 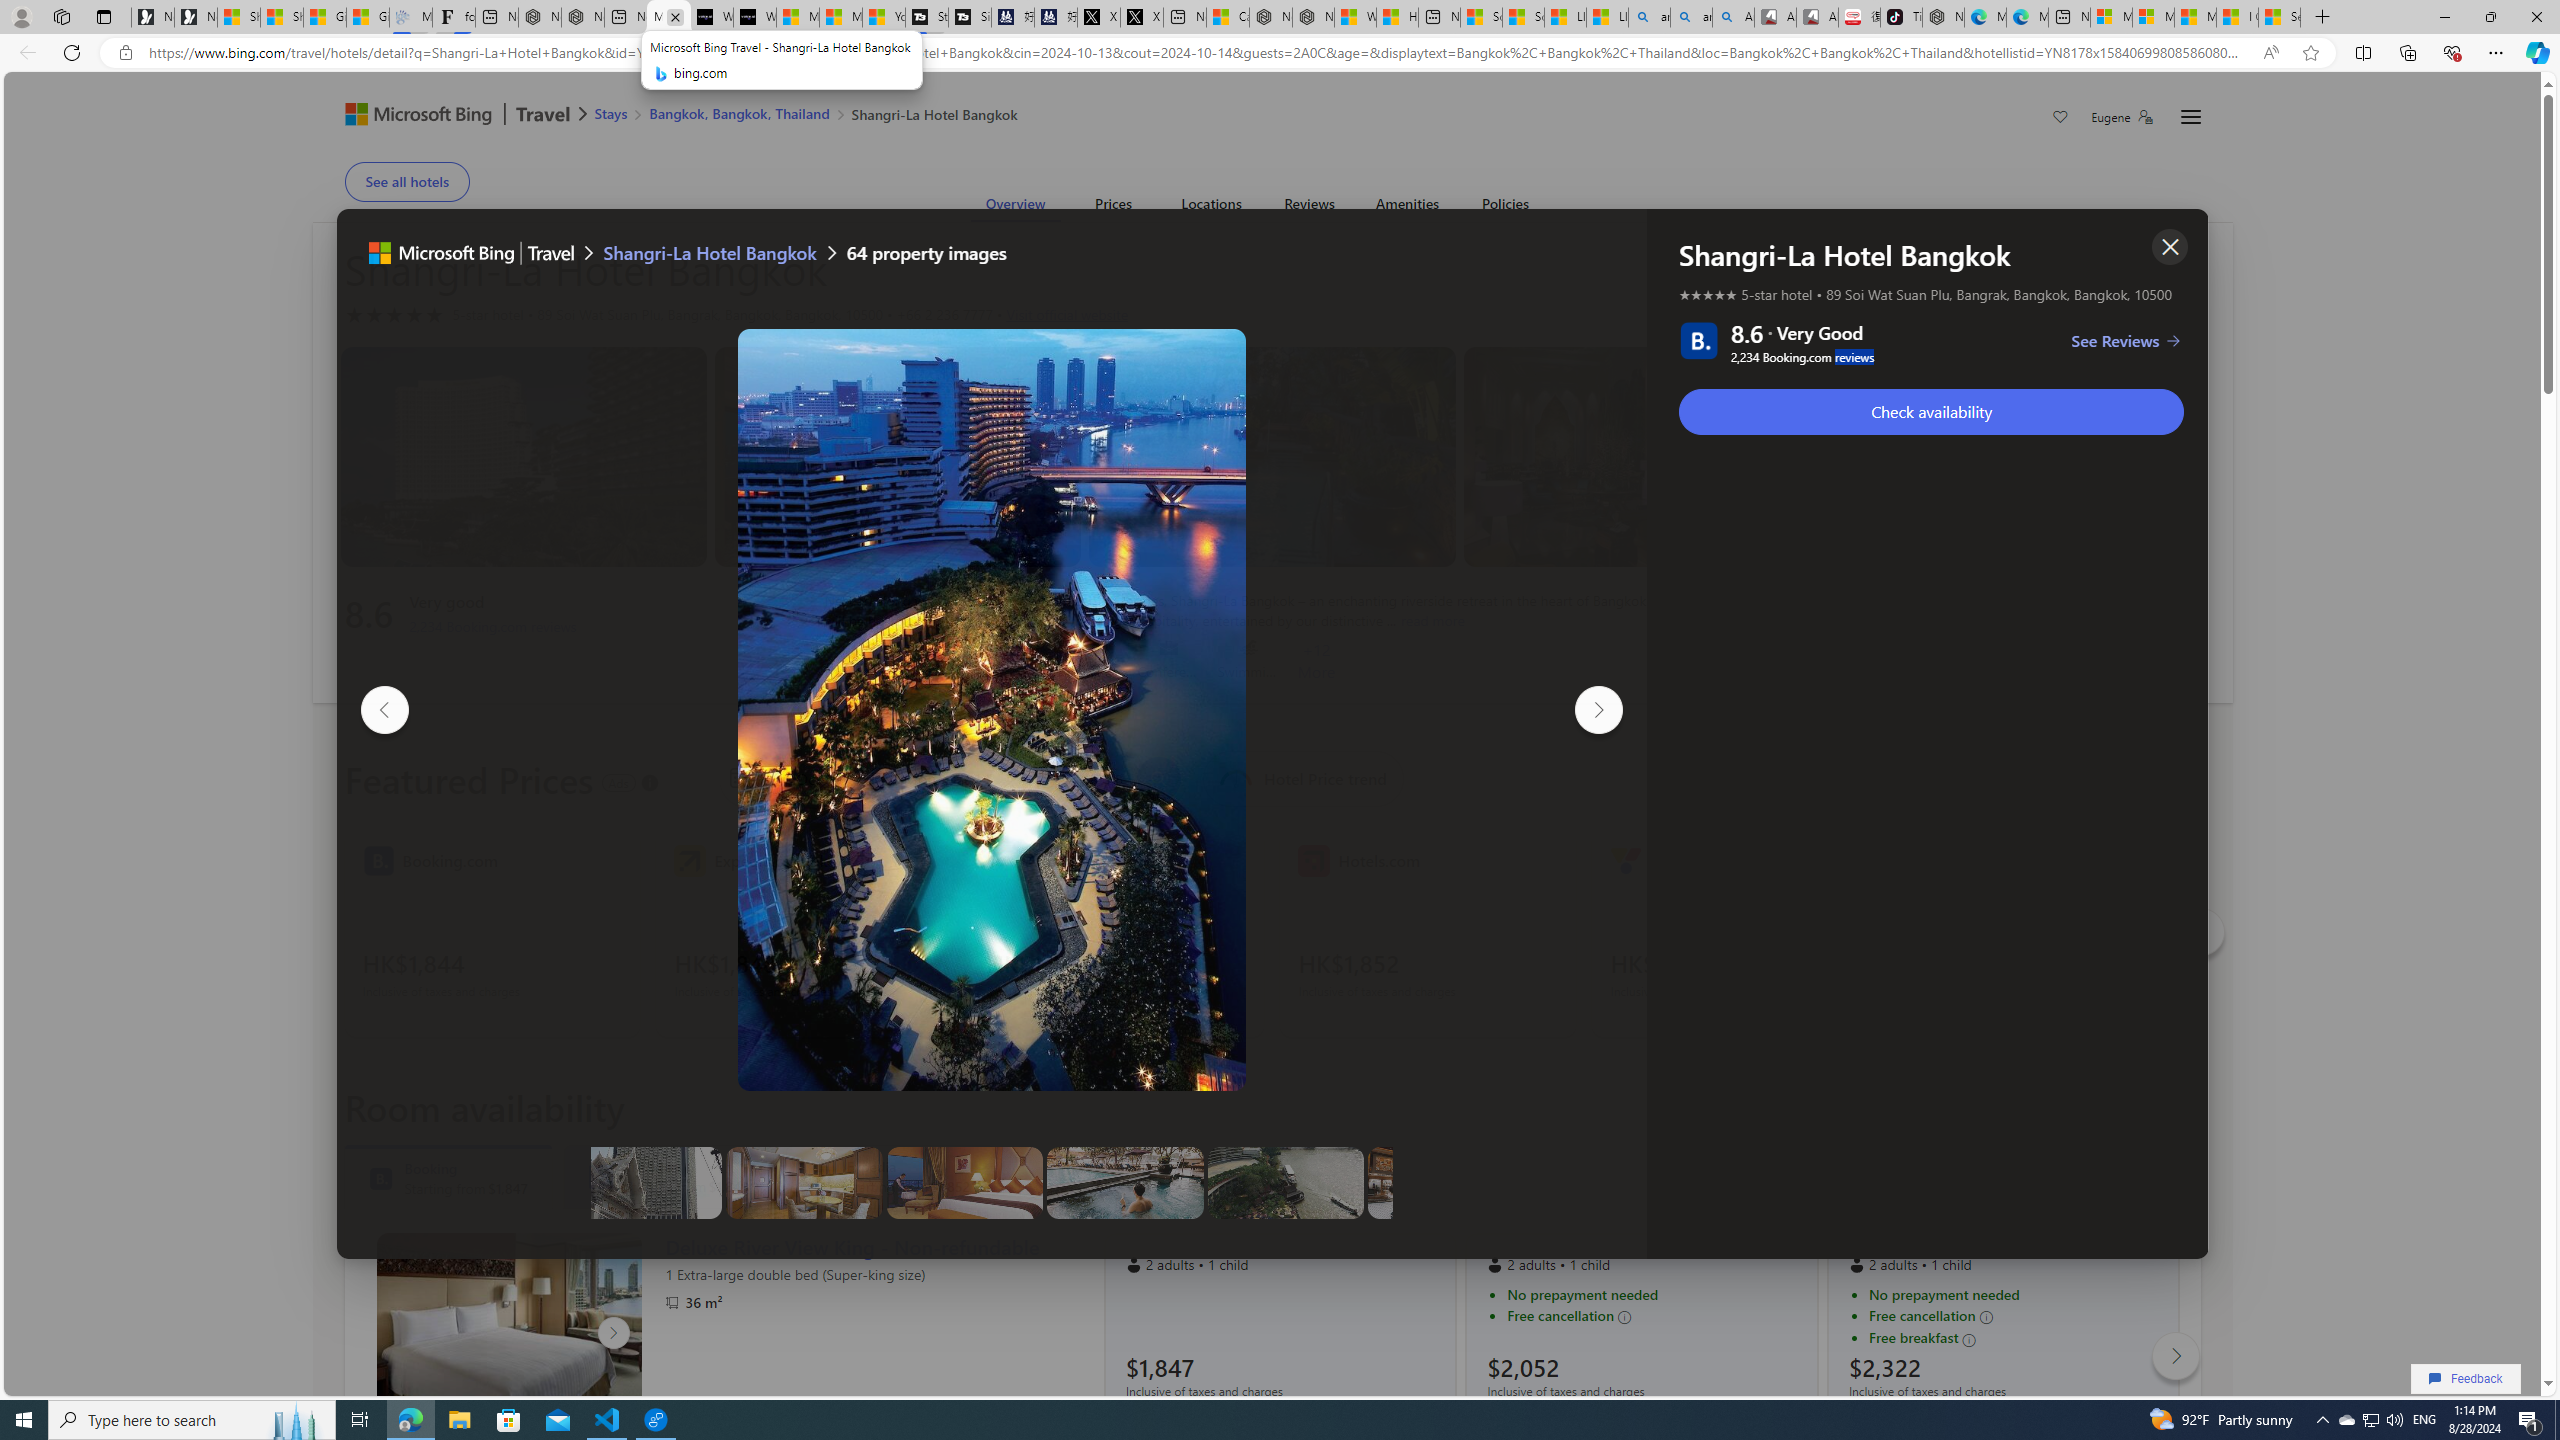 I want to click on 'Microsoft Bing Travel - Shangri-La Hotel Bangkok', so click(x=668, y=16).